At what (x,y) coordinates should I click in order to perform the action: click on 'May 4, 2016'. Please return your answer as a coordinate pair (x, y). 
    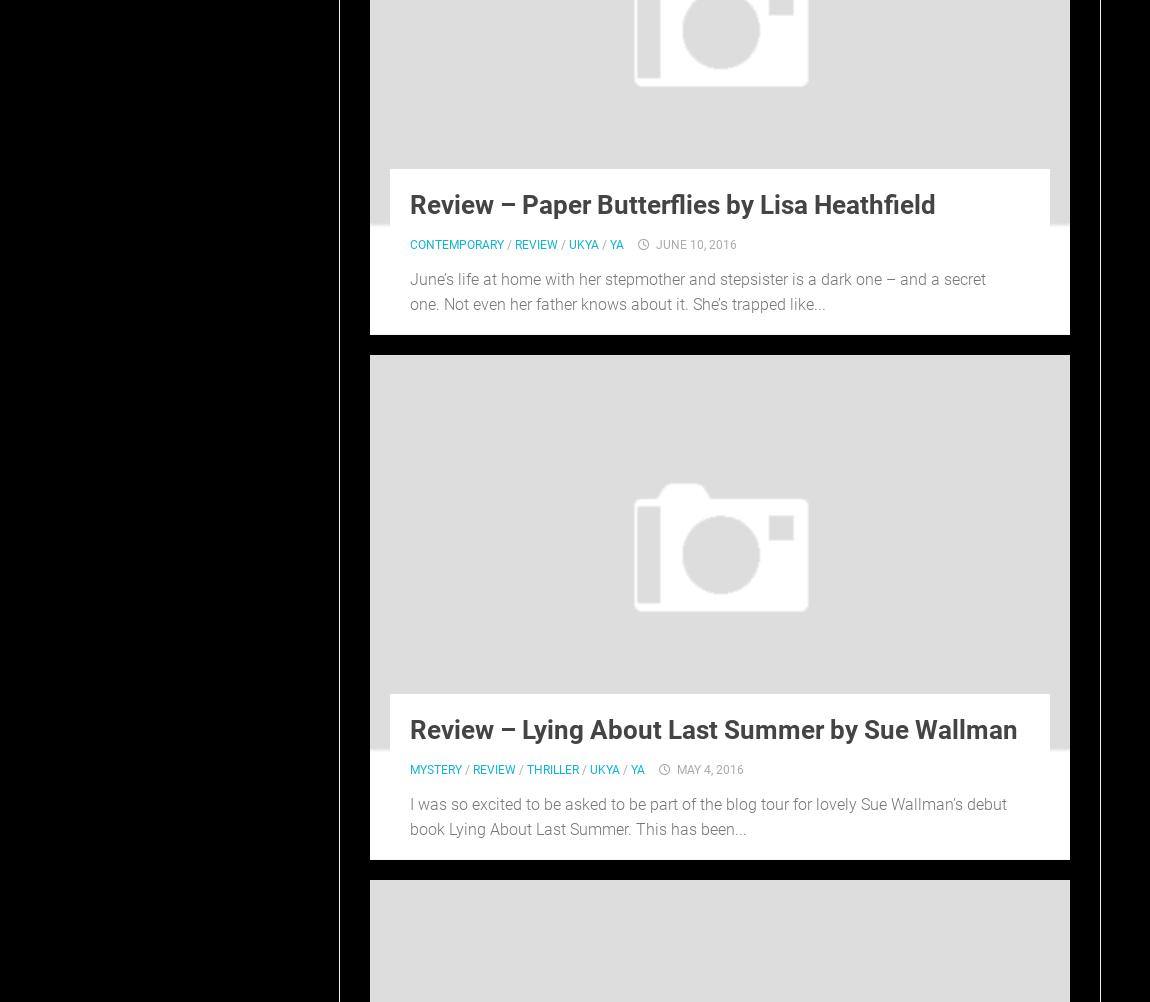
    Looking at the image, I should click on (709, 768).